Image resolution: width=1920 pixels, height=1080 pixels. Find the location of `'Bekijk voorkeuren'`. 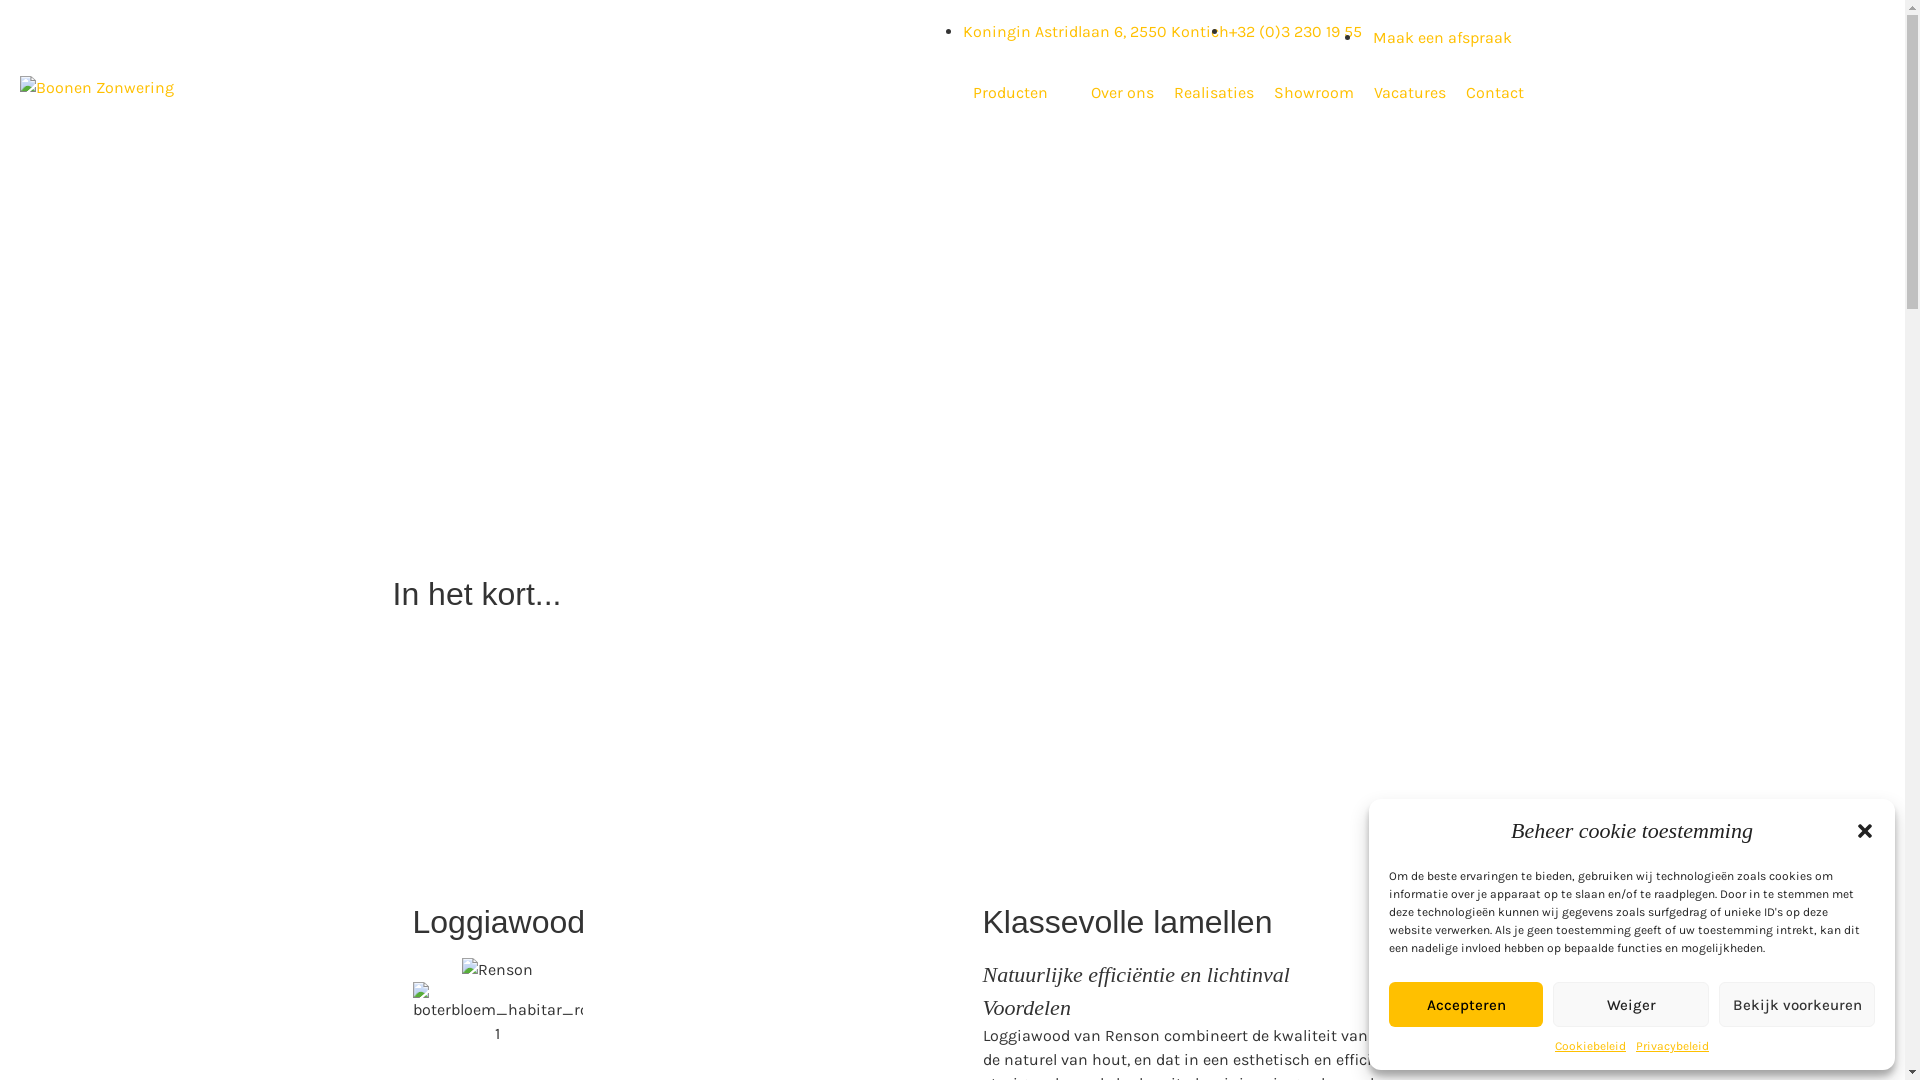

'Bekijk voorkeuren' is located at coordinates (1796, 1004).